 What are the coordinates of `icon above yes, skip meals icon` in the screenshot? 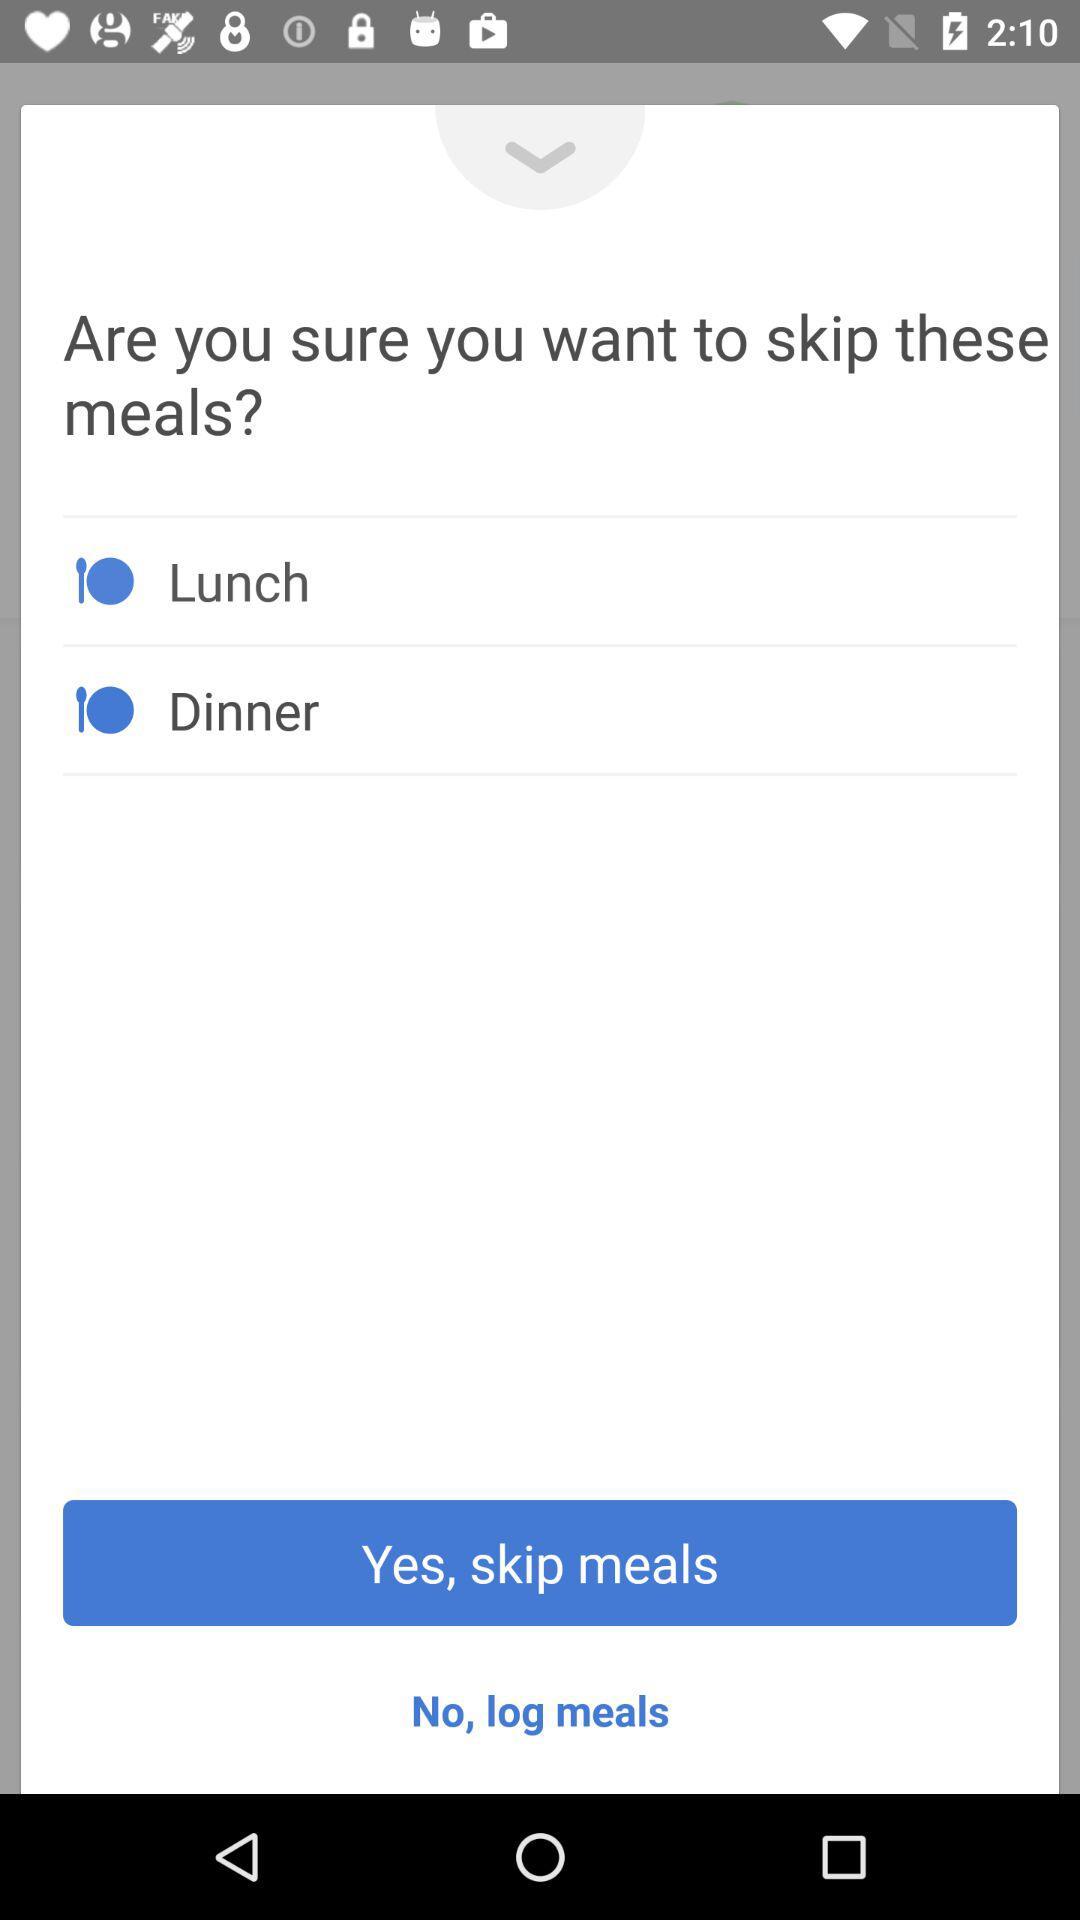 It's located at (591, 709).